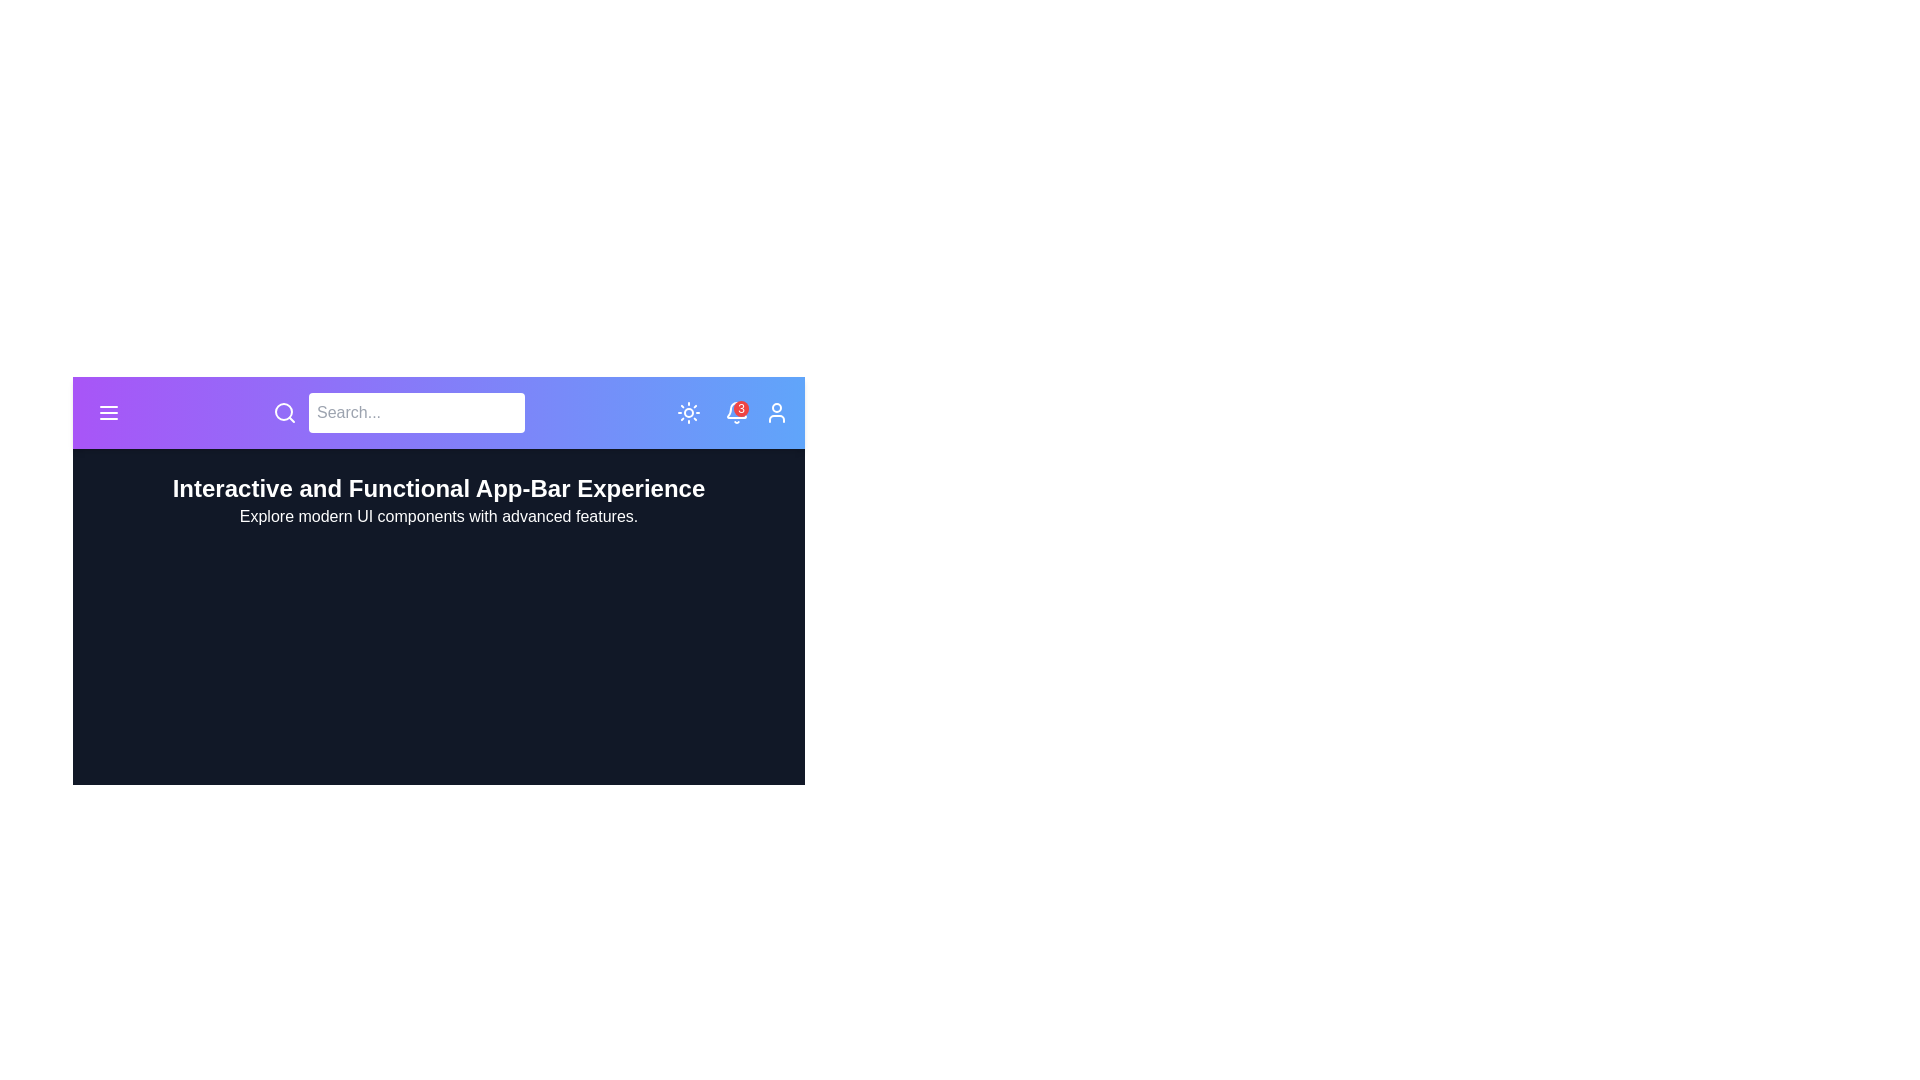 The width and height of the screenshot is (1920, 1080). What do you see at coordinates (736, 411) in the screenshot?
I see `the bell icon to view notifications` at bounding box center [736, 411].